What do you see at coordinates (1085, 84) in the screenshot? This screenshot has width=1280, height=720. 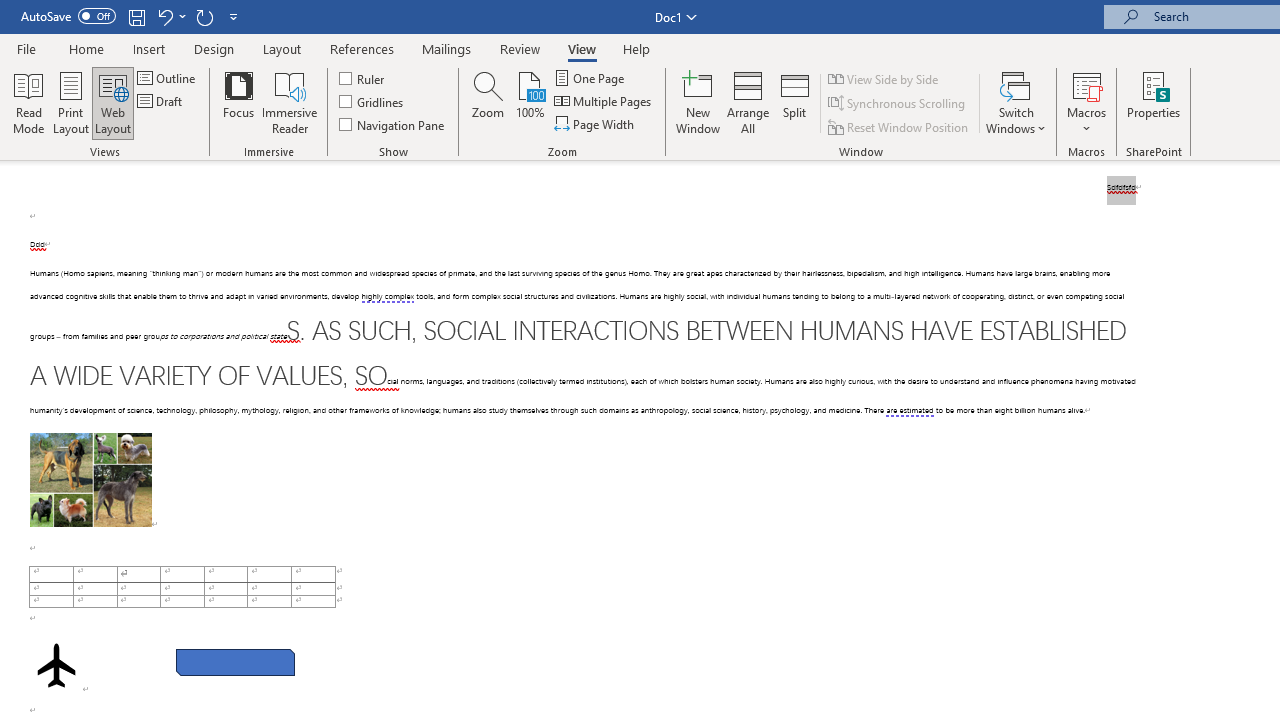 I see `'View Macros'` at bounding box center [1085, 84].